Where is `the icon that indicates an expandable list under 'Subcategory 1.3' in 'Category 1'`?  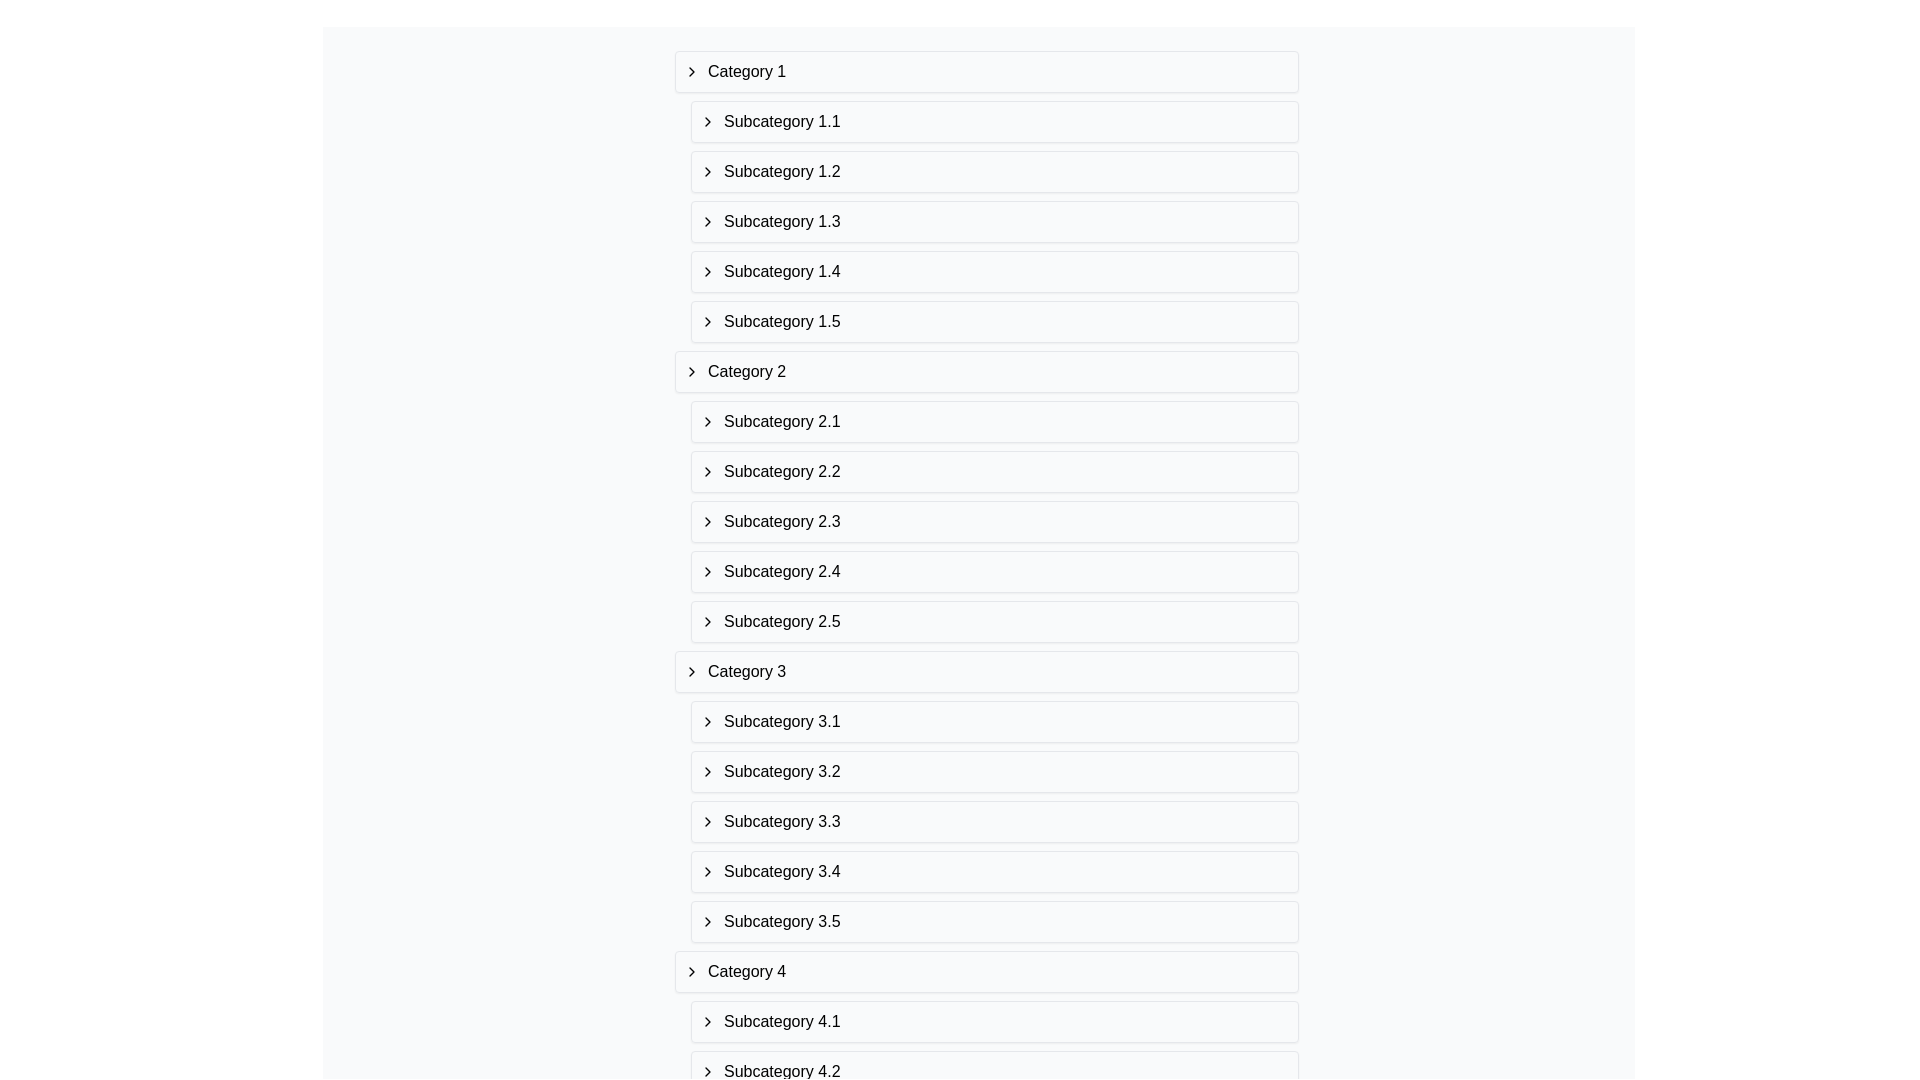 the icon that indicates an expandable list under 'Subcategory 1.3' in 'Category 1' is located at coordinates (708, 222).